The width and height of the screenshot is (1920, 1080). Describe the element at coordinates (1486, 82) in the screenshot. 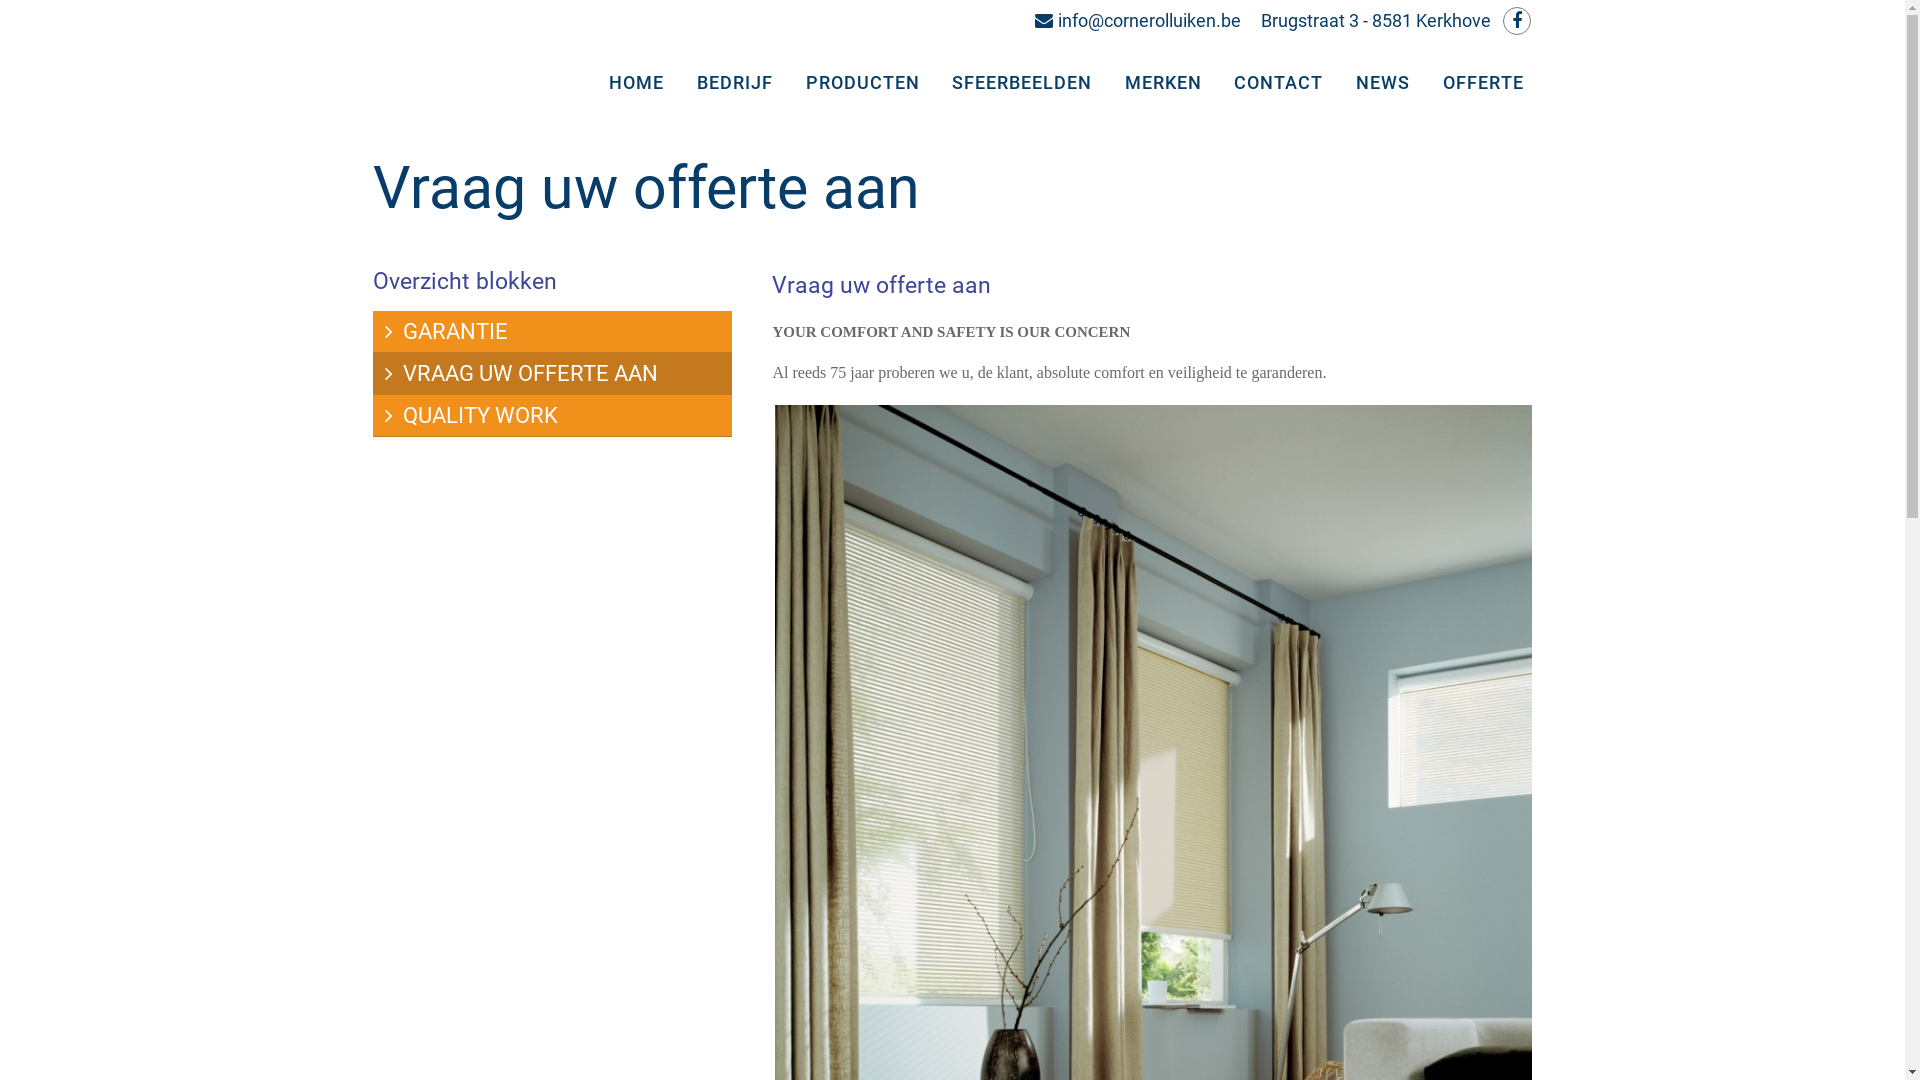

I see `'OFFERTE'` at that location.